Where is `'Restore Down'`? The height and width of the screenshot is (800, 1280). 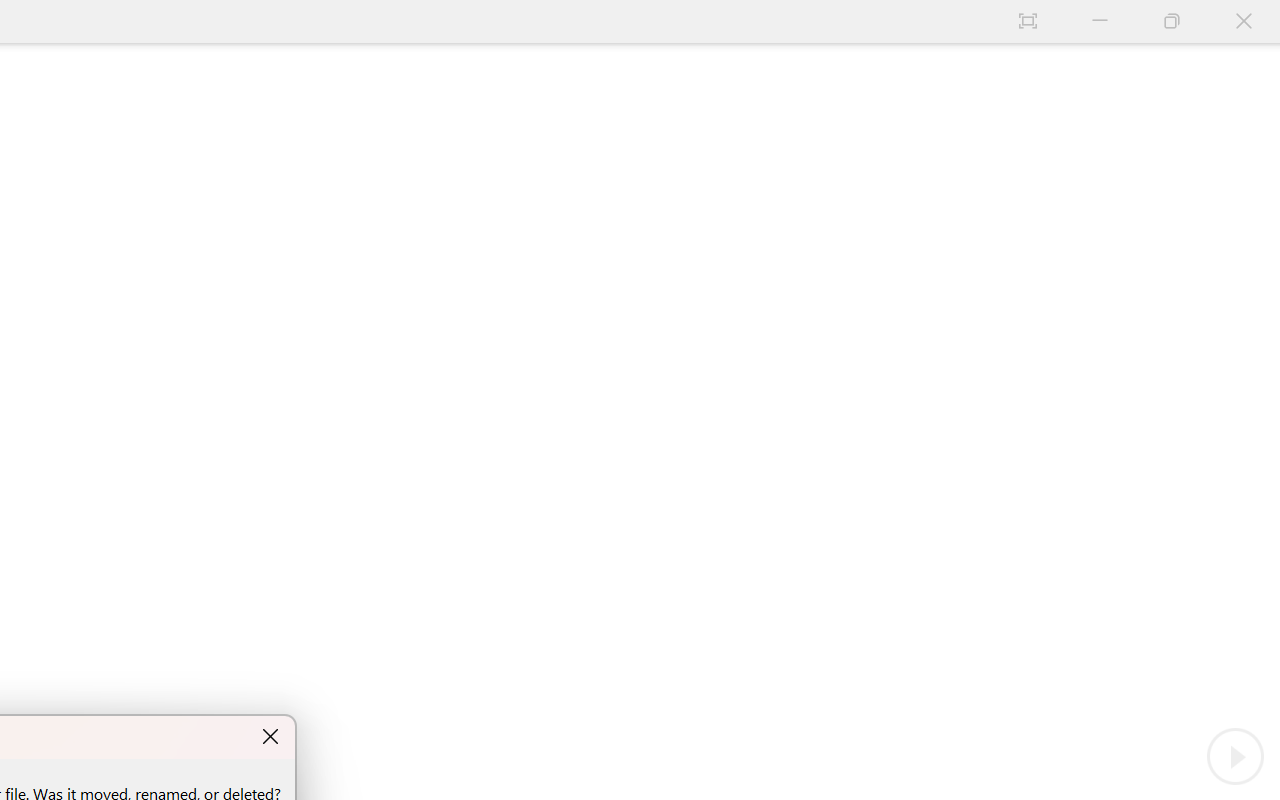
'Restore Down' is located at coordinates (1172, 21).